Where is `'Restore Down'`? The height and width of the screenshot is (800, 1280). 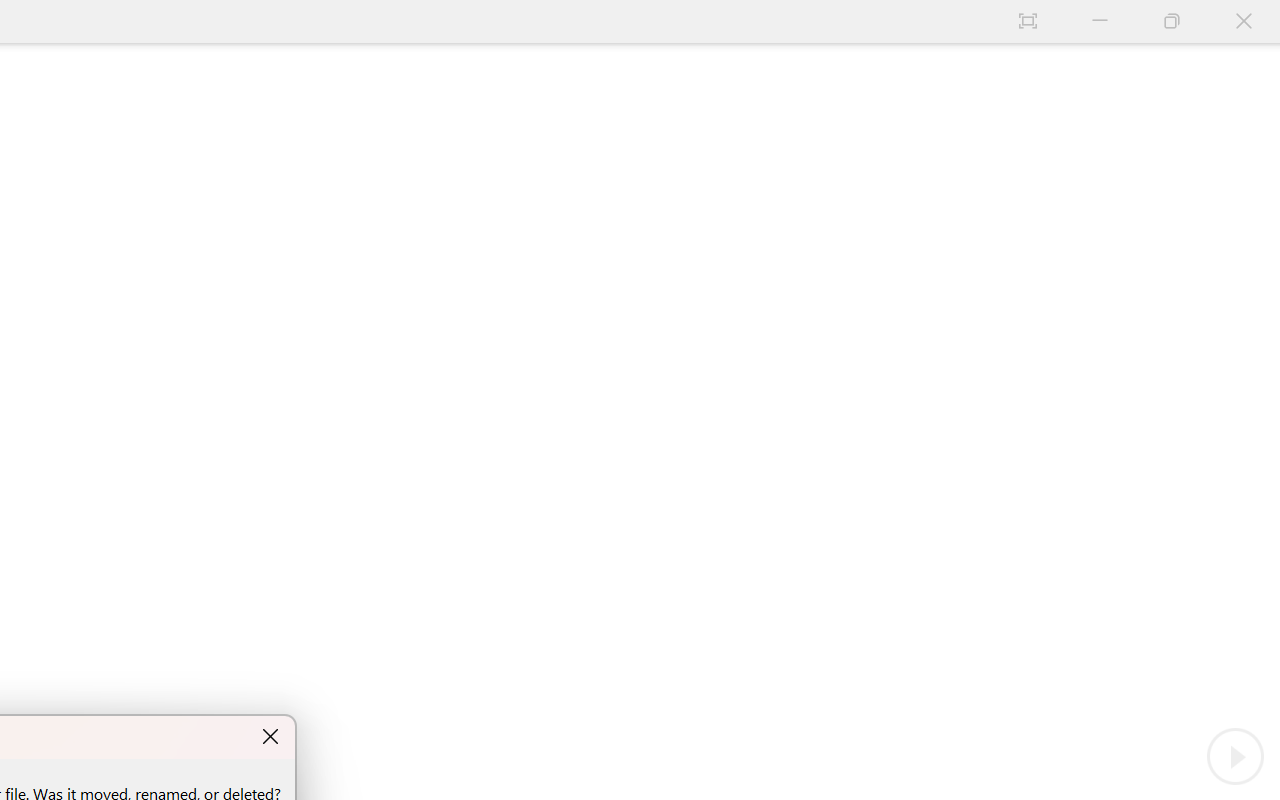
'Restore Down' is located at coordinates (1172, 21).